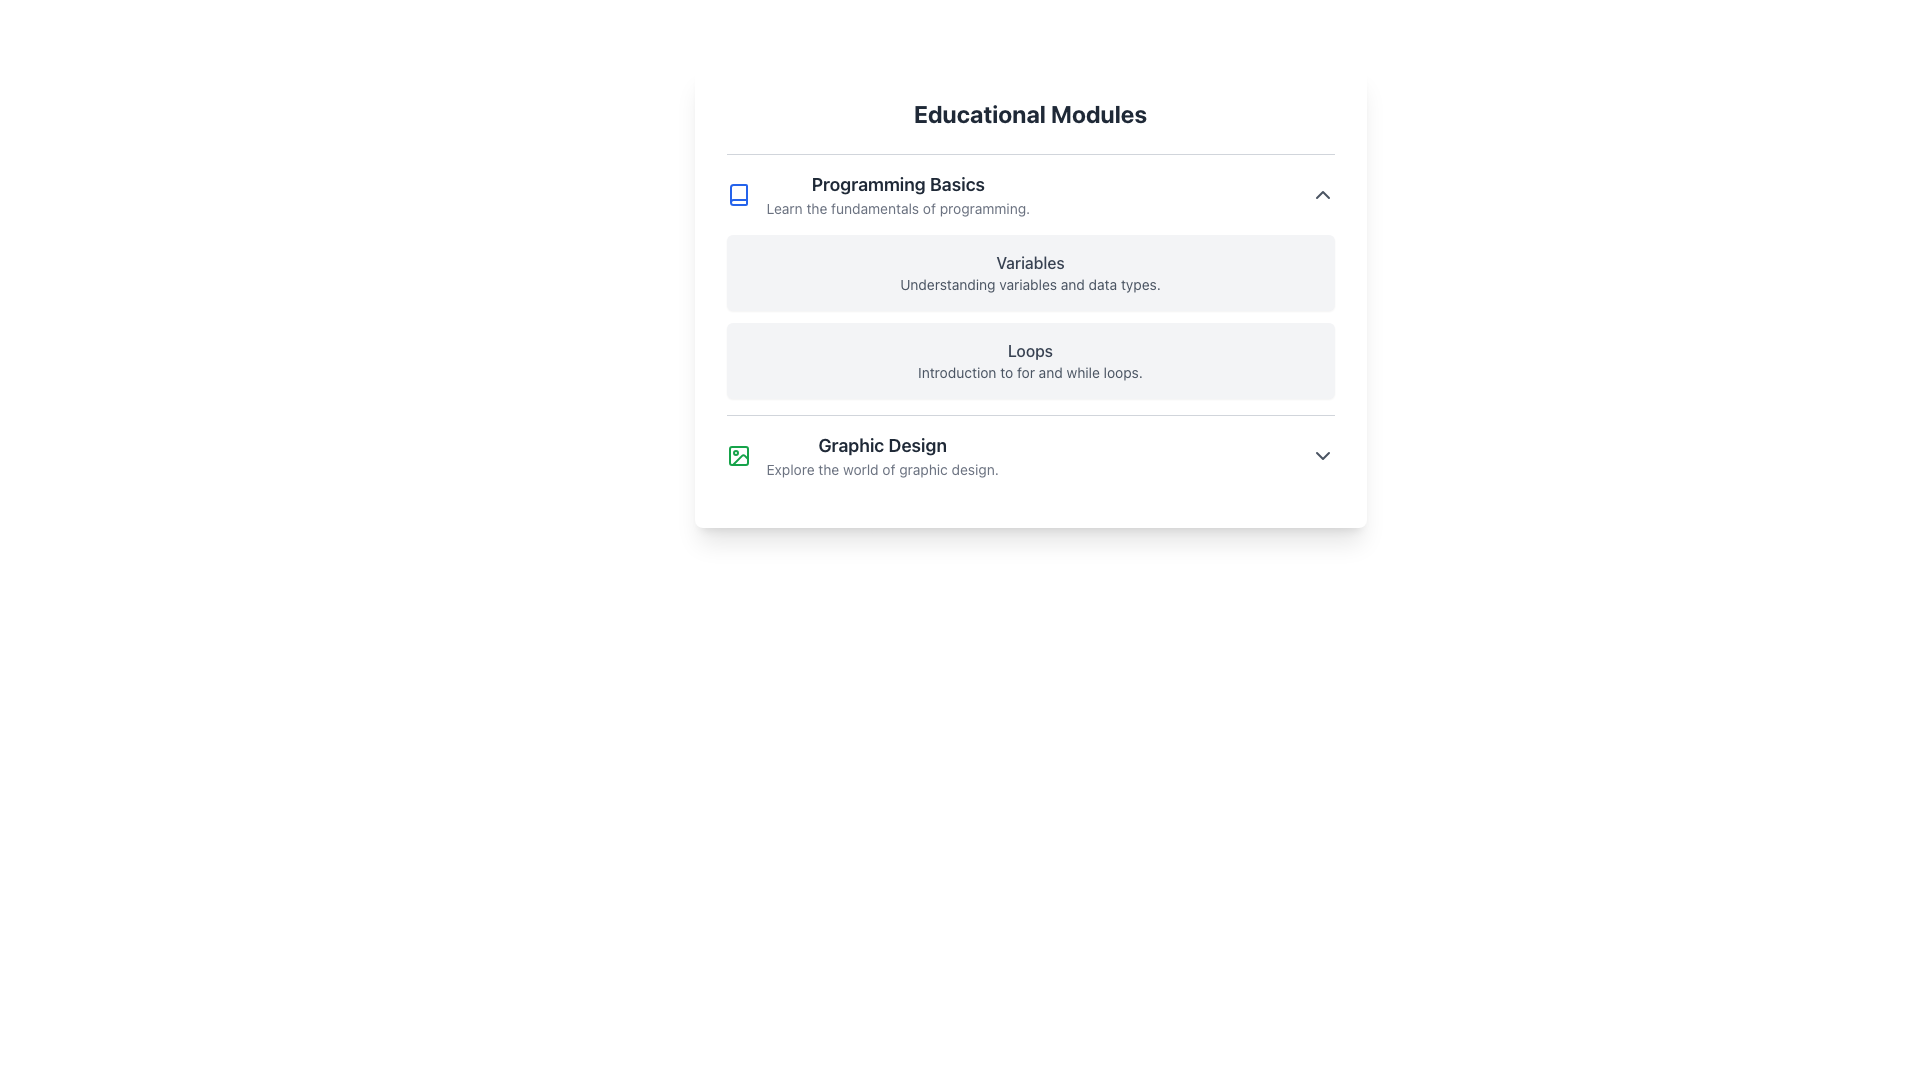 Image resolution: width=1920 pixels, height=1080 pixels. I want to click on the Informative Section element featuring a blue book icon and the text 'Programming Basics' and 'Learn the fundamentals of programming.', so click(878, 195).